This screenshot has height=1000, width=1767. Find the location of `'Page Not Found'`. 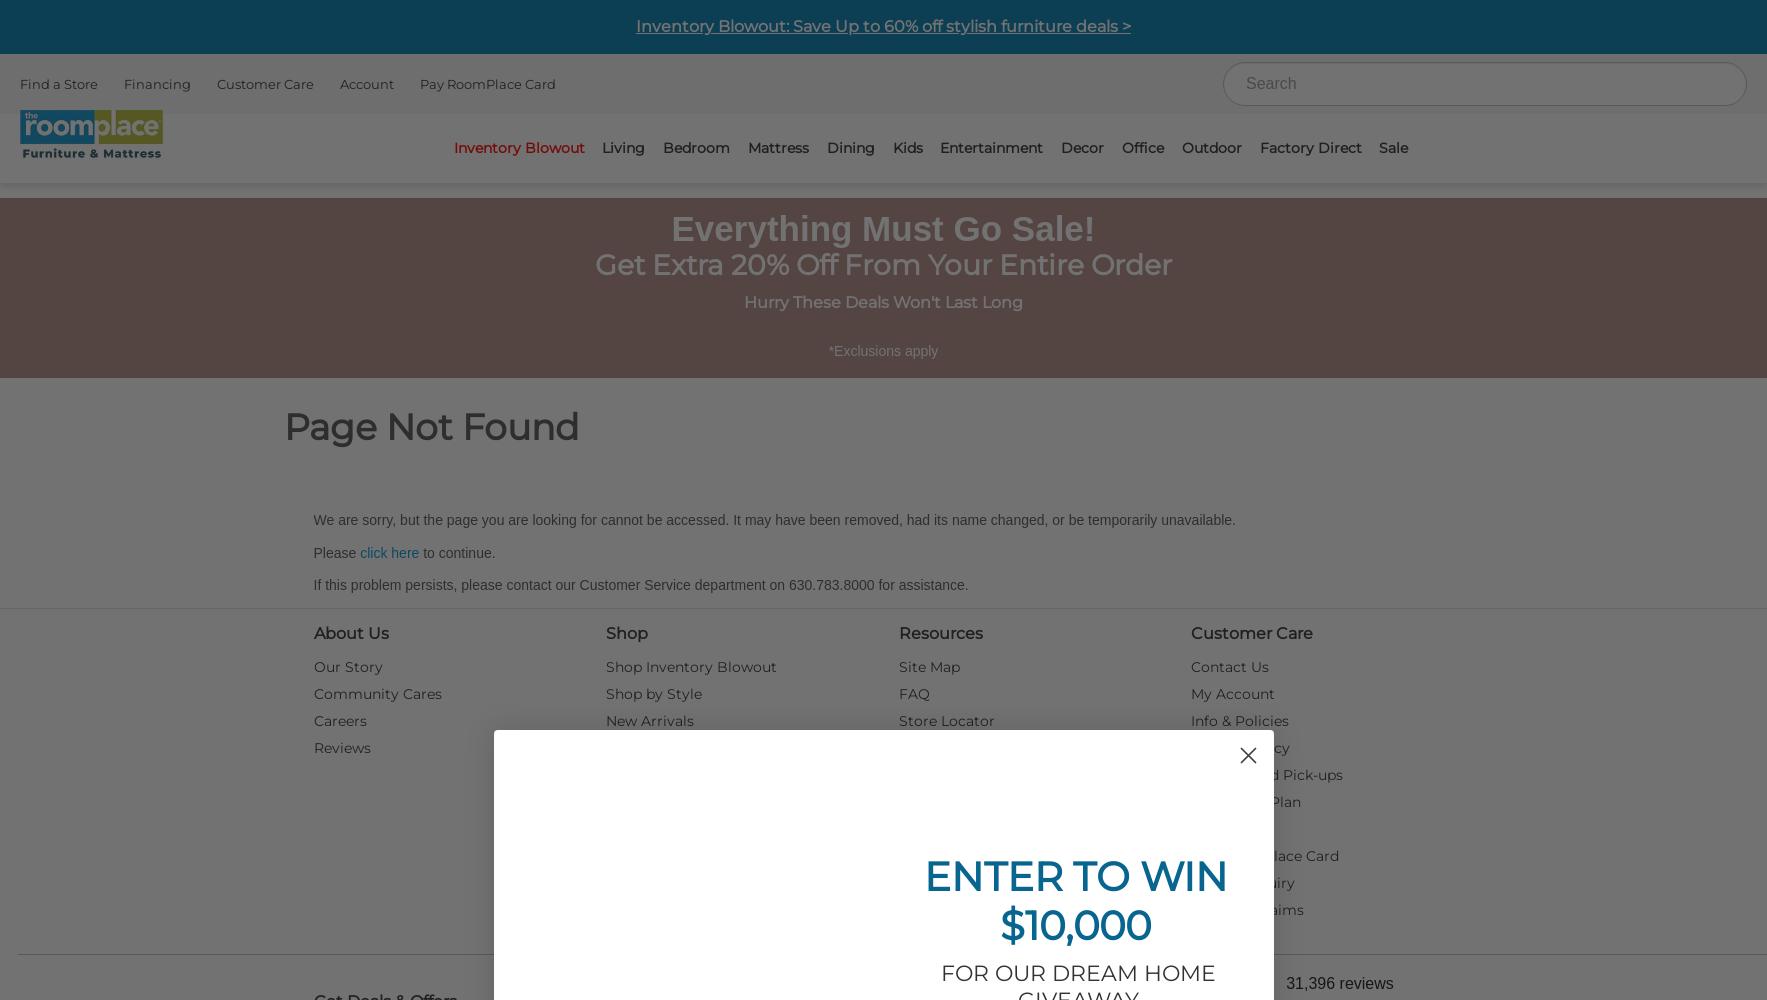

'Page Not Found' is located at coordinates (282, 427).